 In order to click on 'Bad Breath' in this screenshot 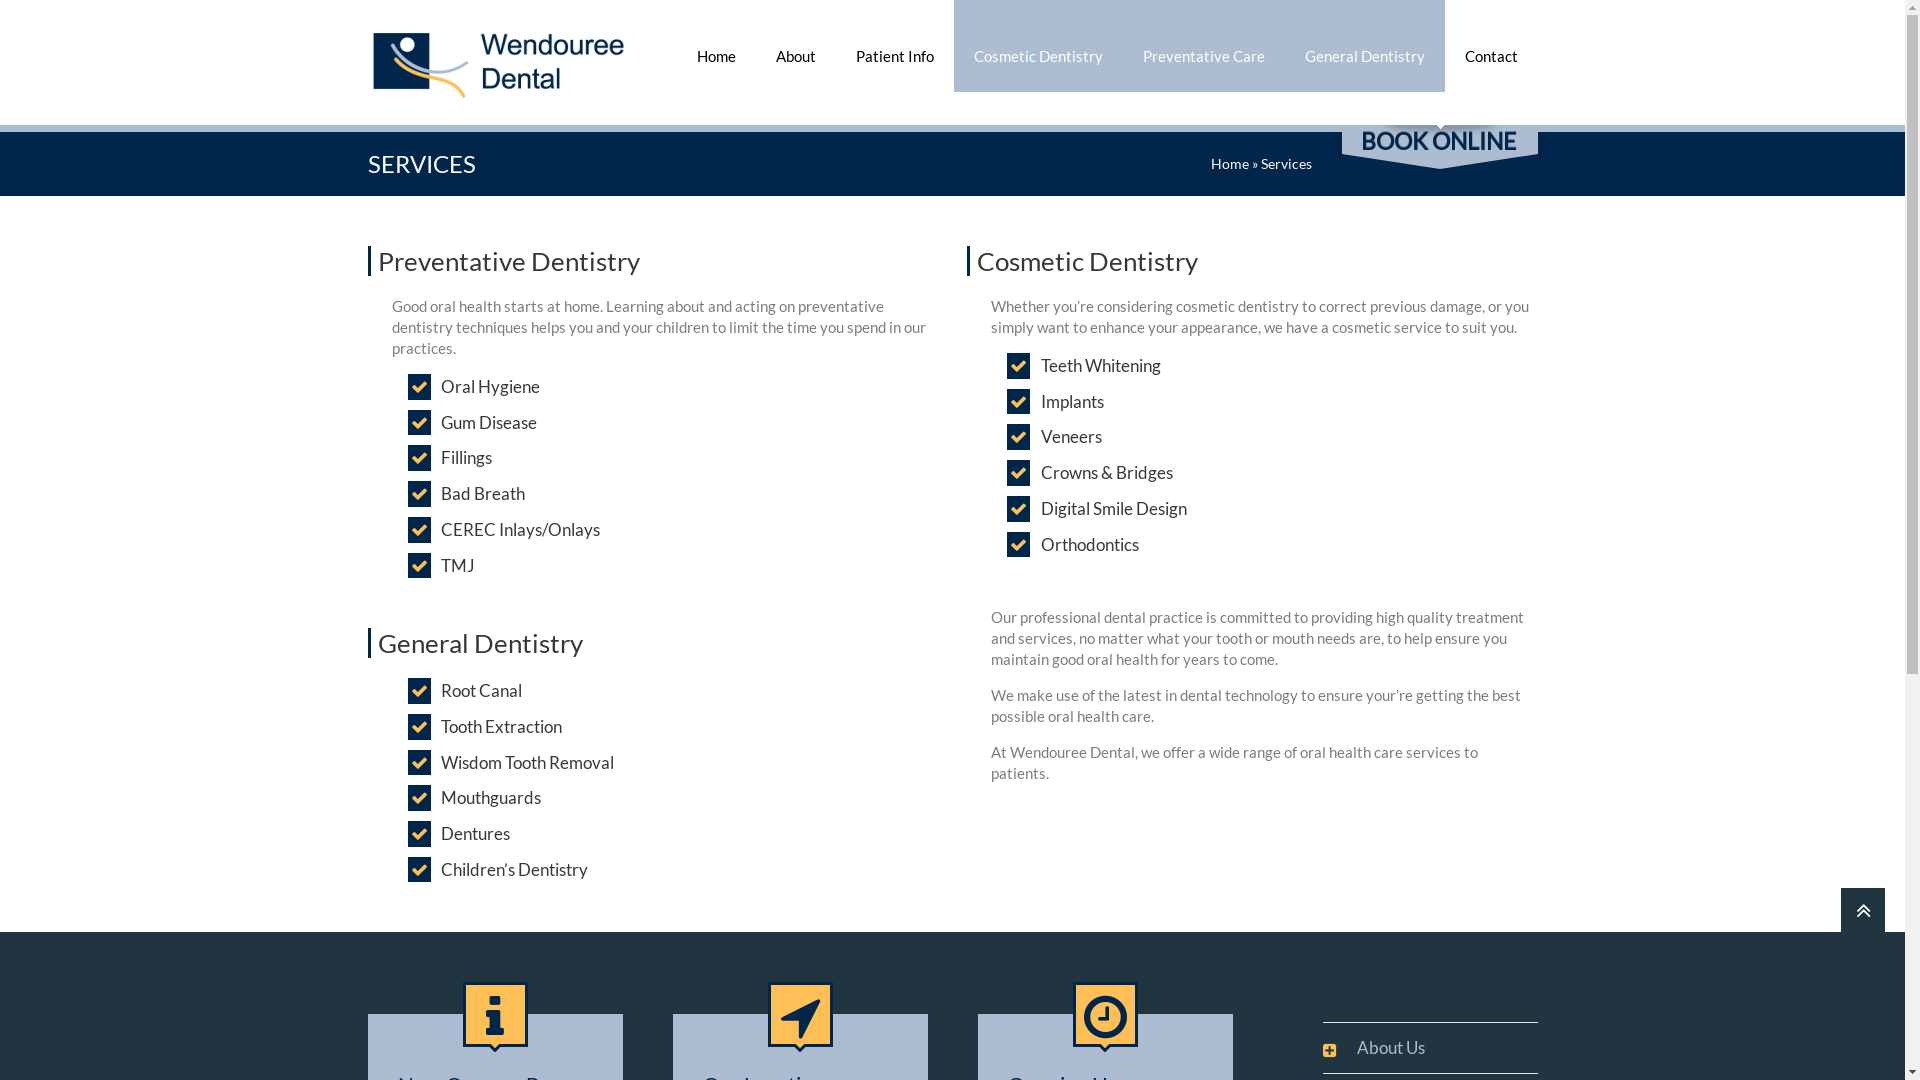, I will do `click(483, 493)`.